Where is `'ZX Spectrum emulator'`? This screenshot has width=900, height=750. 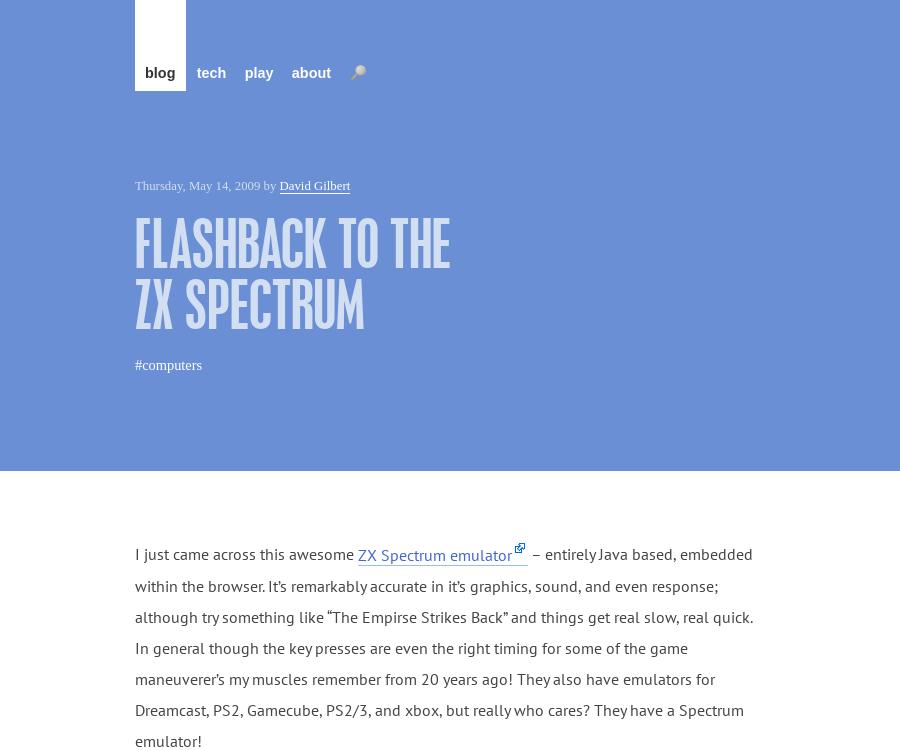 'ZX Spectrum emulator' is located at coordinates (434, 554).